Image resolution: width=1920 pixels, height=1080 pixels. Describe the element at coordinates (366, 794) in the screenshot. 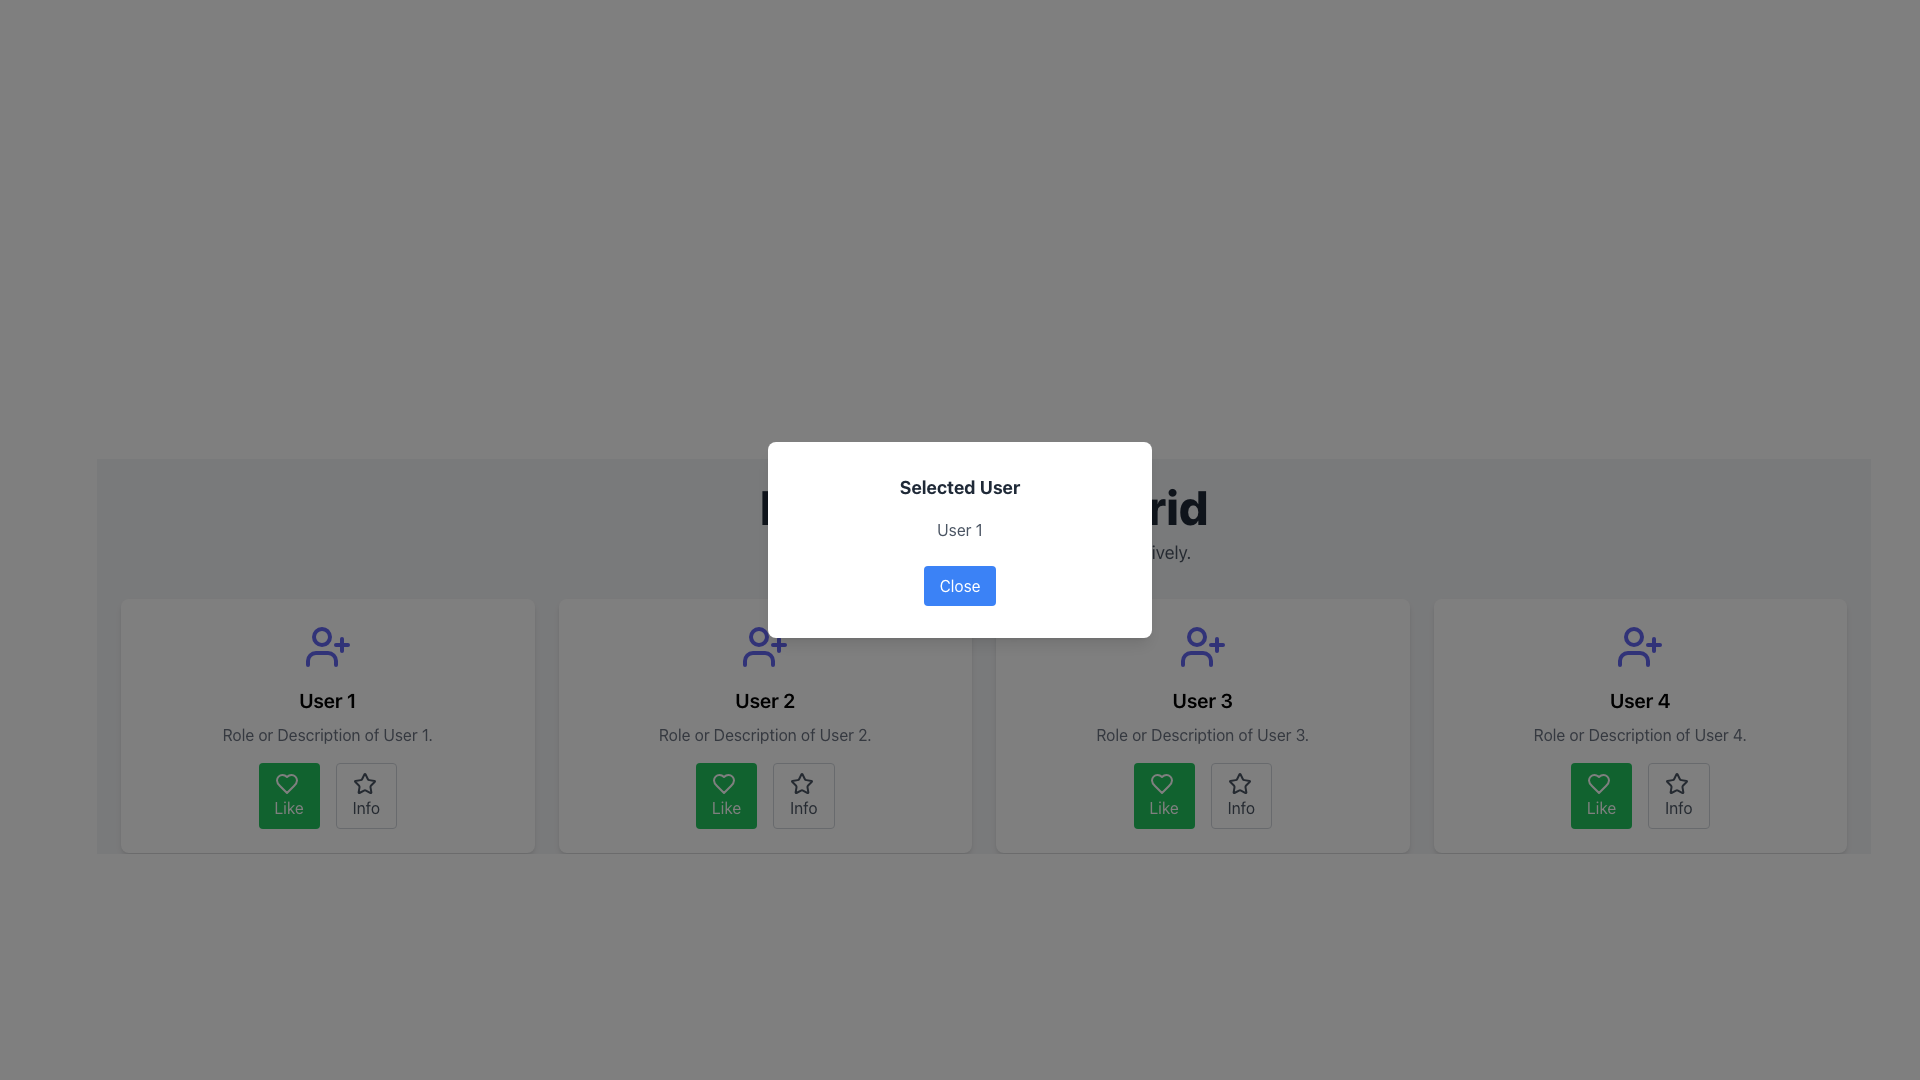

I see `the 'Info' button located under the 'User 1' panel, which is the second button in a horizontal layout and positioned to the right of the green 'Like' button` at that location.